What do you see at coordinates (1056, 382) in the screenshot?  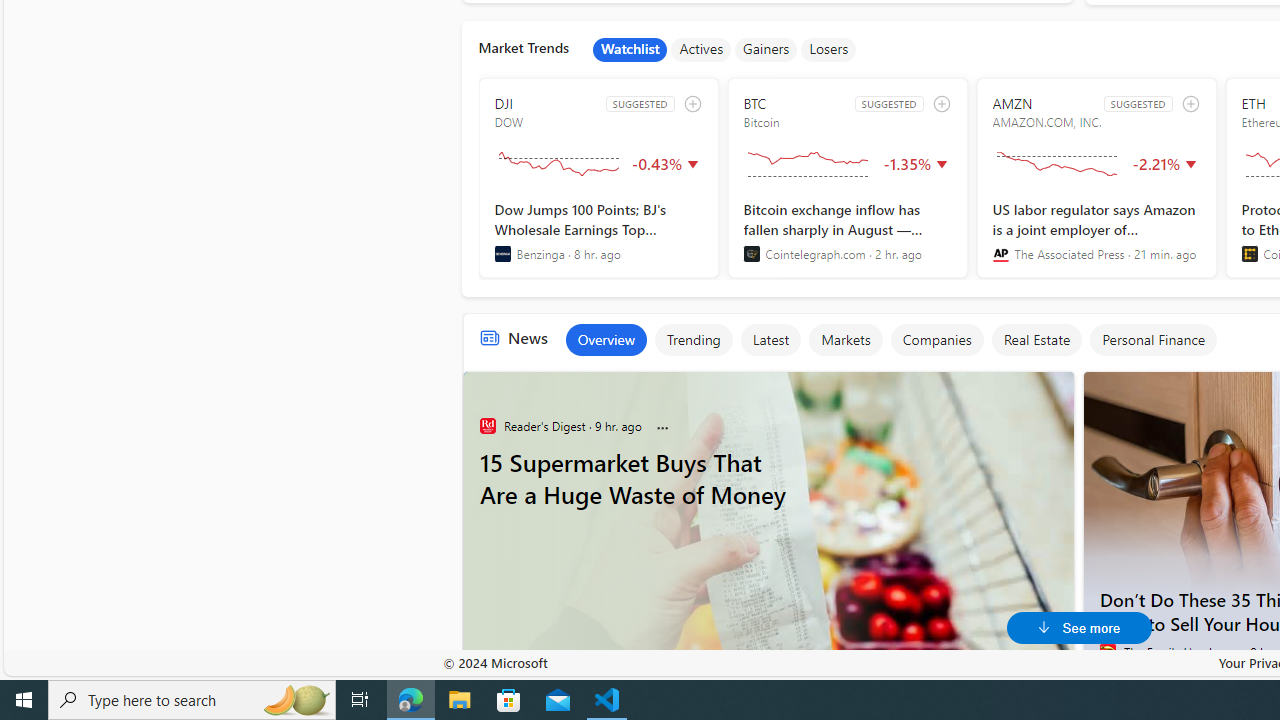 I see `'AdChoices'` at bounding box center [1056, 382].